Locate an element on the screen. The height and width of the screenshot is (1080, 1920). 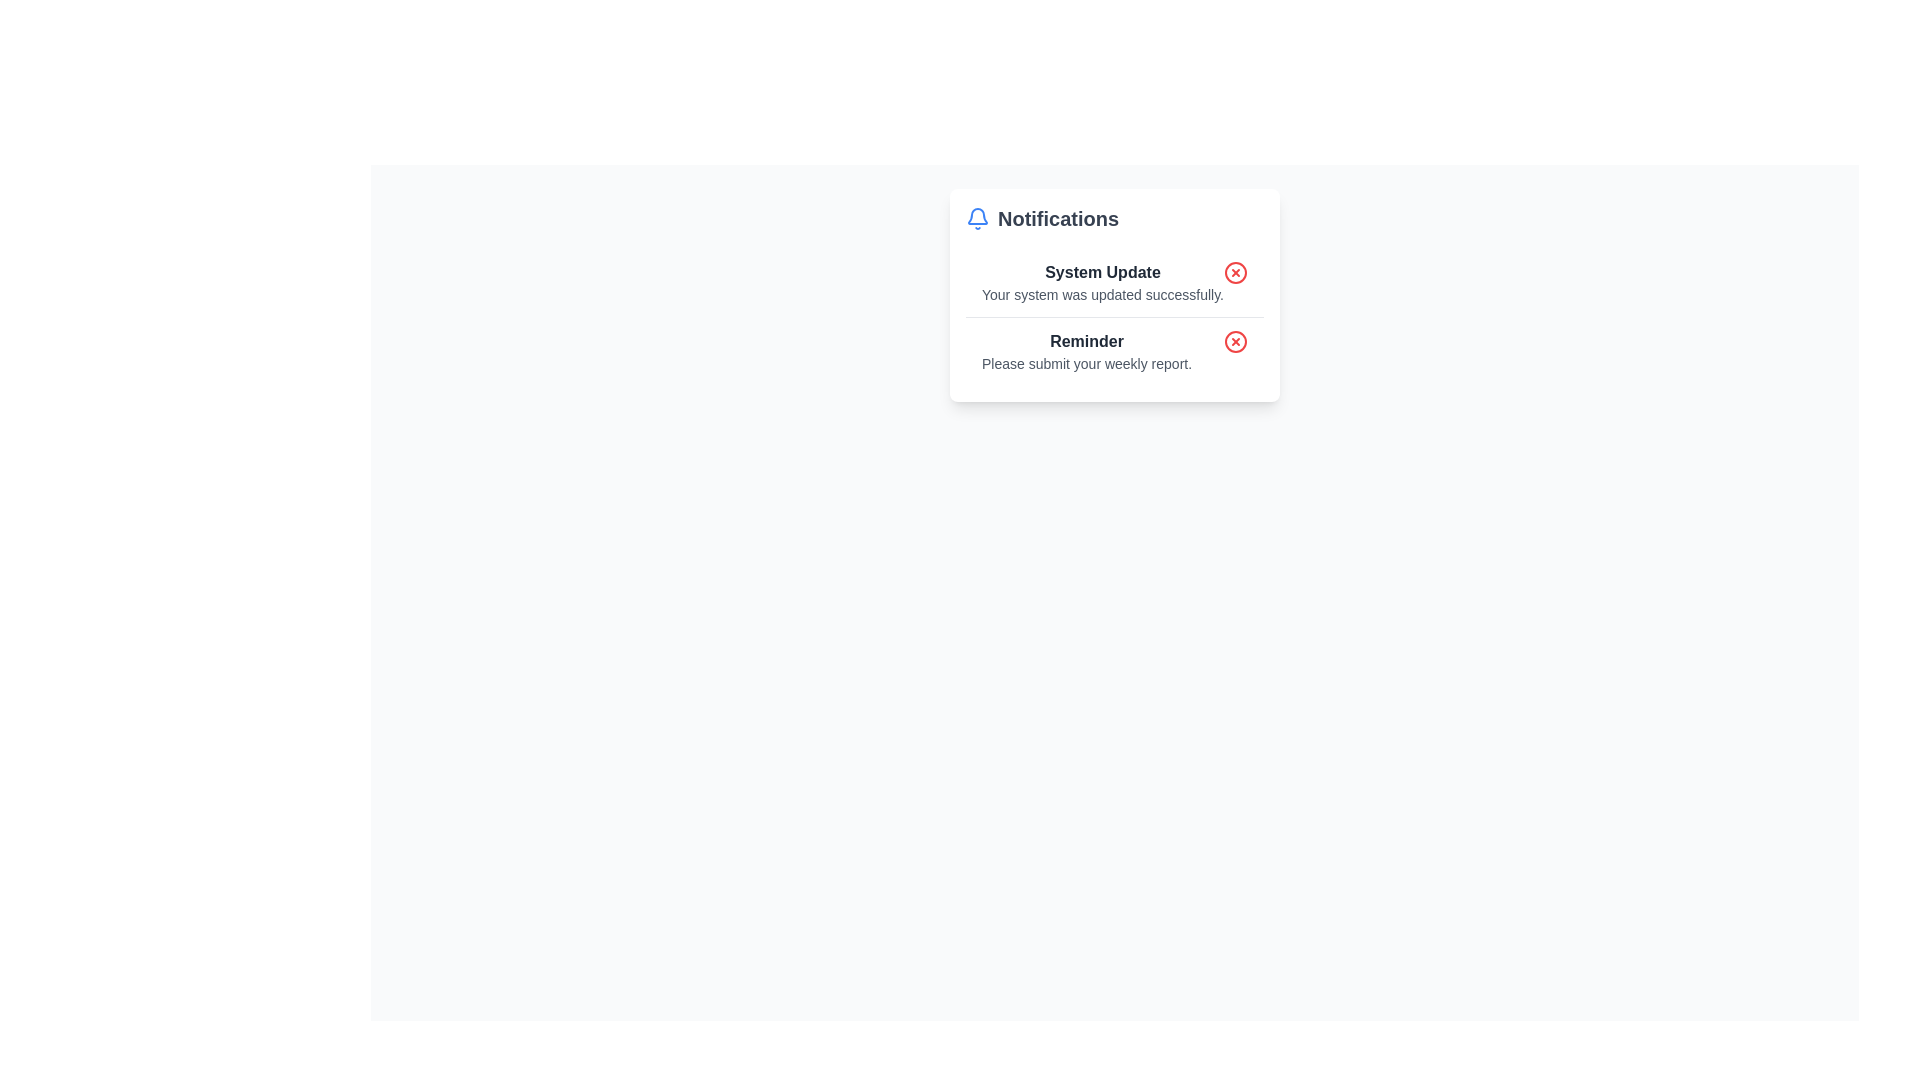
the 'Notifications' text label that is bold, large, gray, and located at the top left corner of the notification card, next to the blue notification bell icon is located at coordinates (1041, 219).